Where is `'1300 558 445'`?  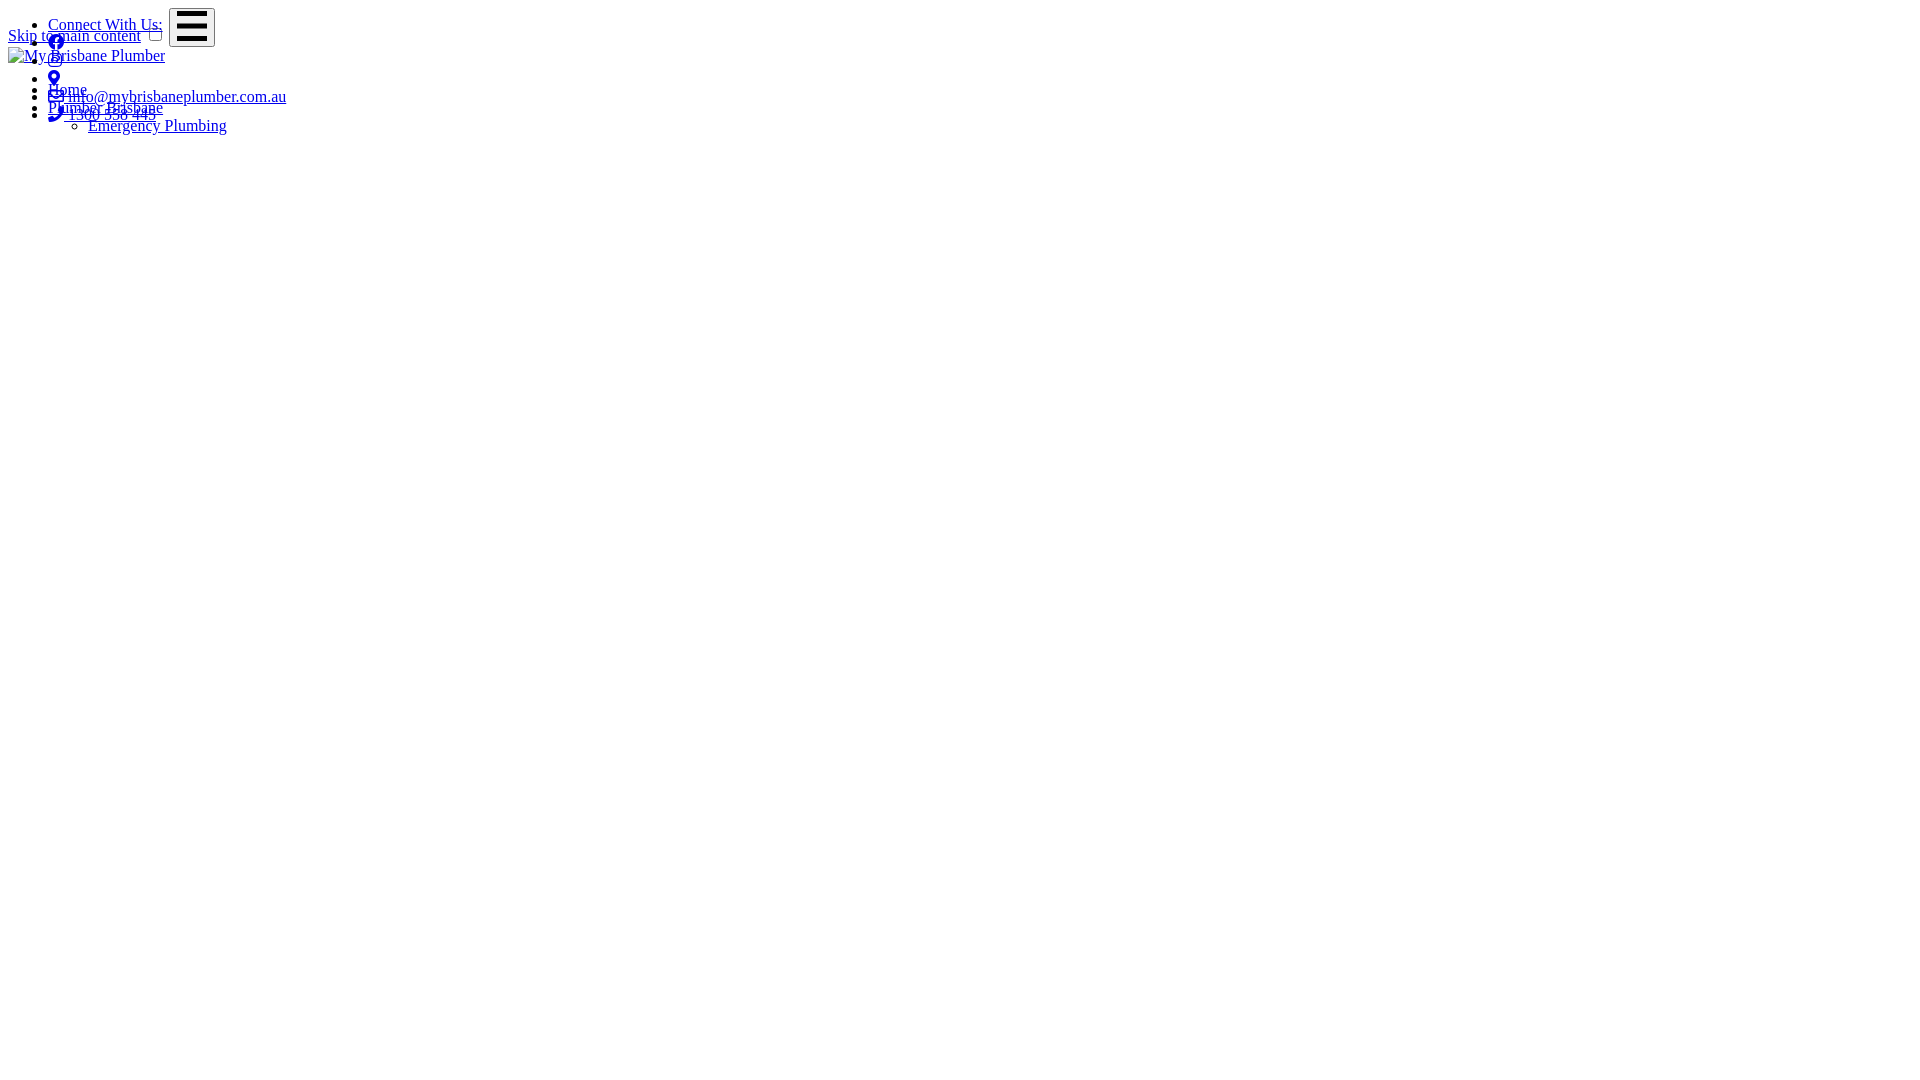
'1300 558 445' is located at coordinates (100, 114).